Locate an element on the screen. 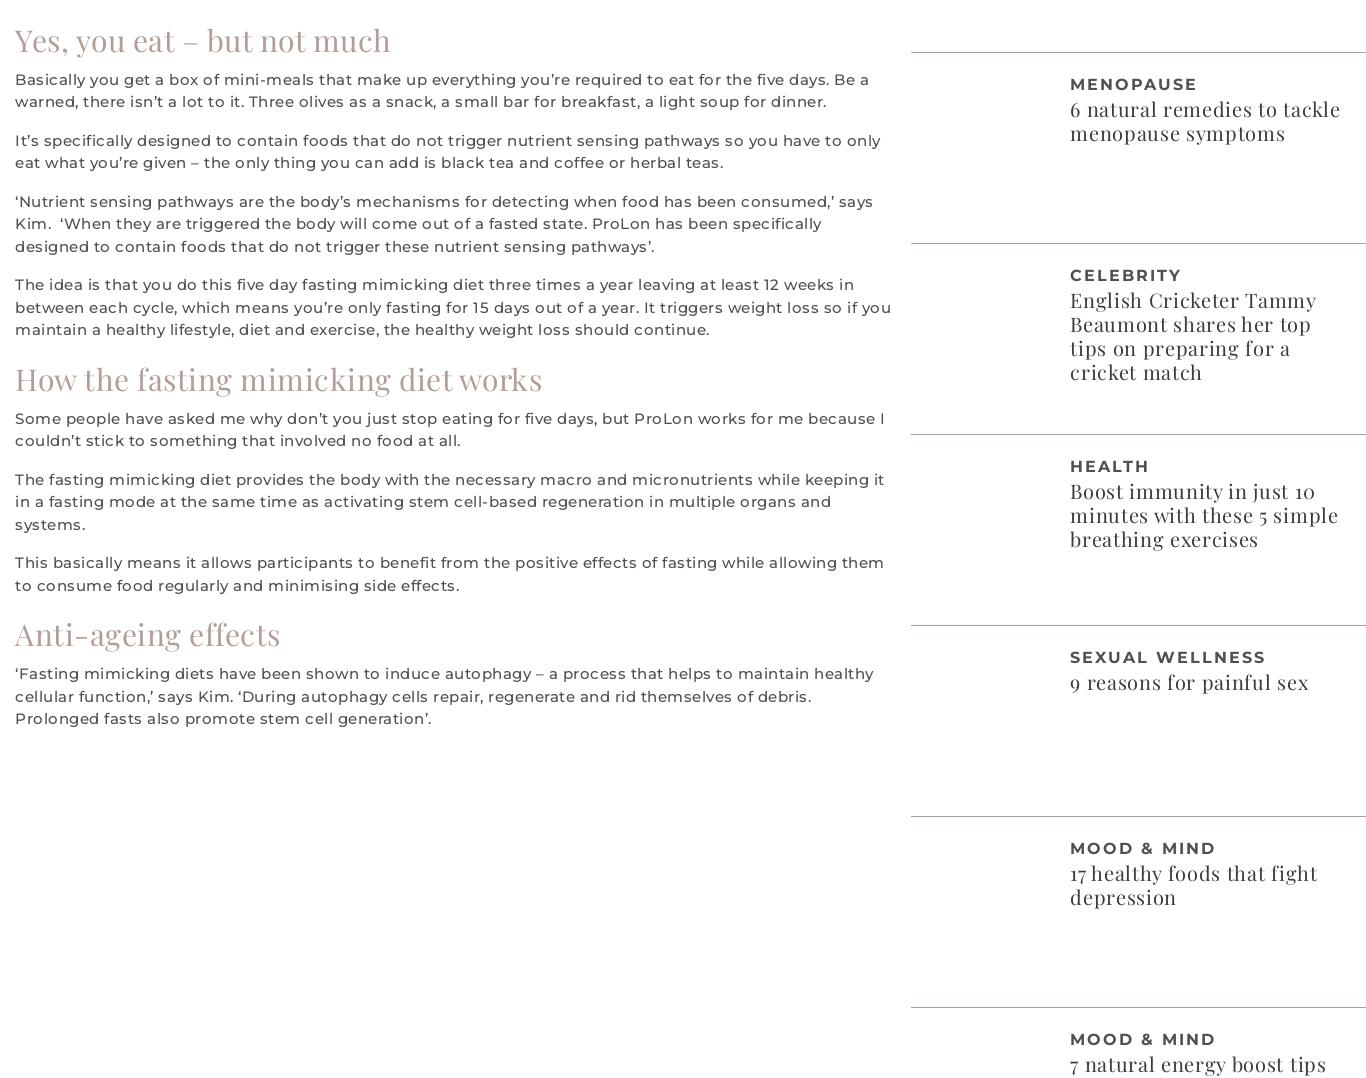 This screenshot has height=1078, width=1366. '‘Nutrient sensing pathways are the body’s mechanisms for detecting when food has been consumed,’ says Kim.  ‘When they are triggered the body will come out of a fasted state. ProLon has been specifically designed to contain foods that do not trigger these nutrient sensing pathways’.' is located at coordinates (442, 223).